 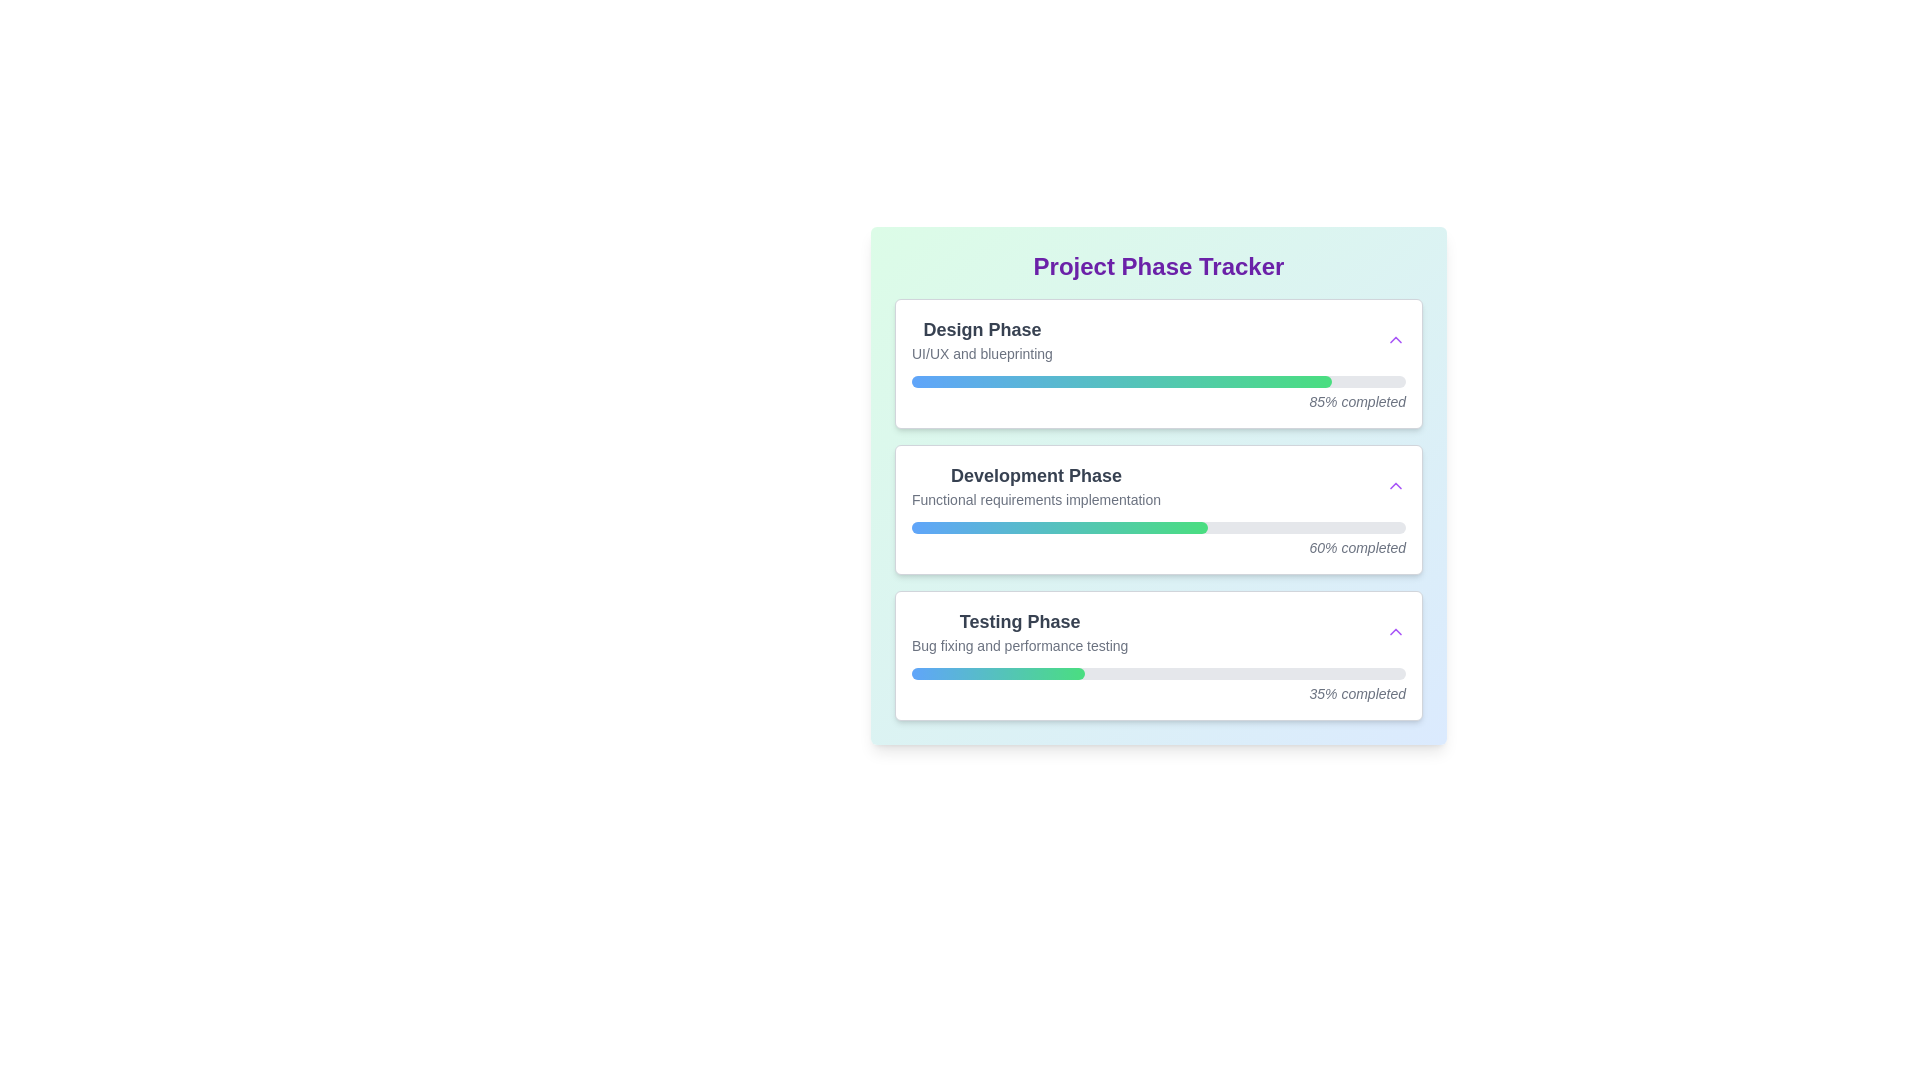 I want to click on the progress bar indicating '60% completed' in the 'Development Phase' card of the 'Project Phase Tracker' interface if it is actionable, so click(x=1158, y=540).